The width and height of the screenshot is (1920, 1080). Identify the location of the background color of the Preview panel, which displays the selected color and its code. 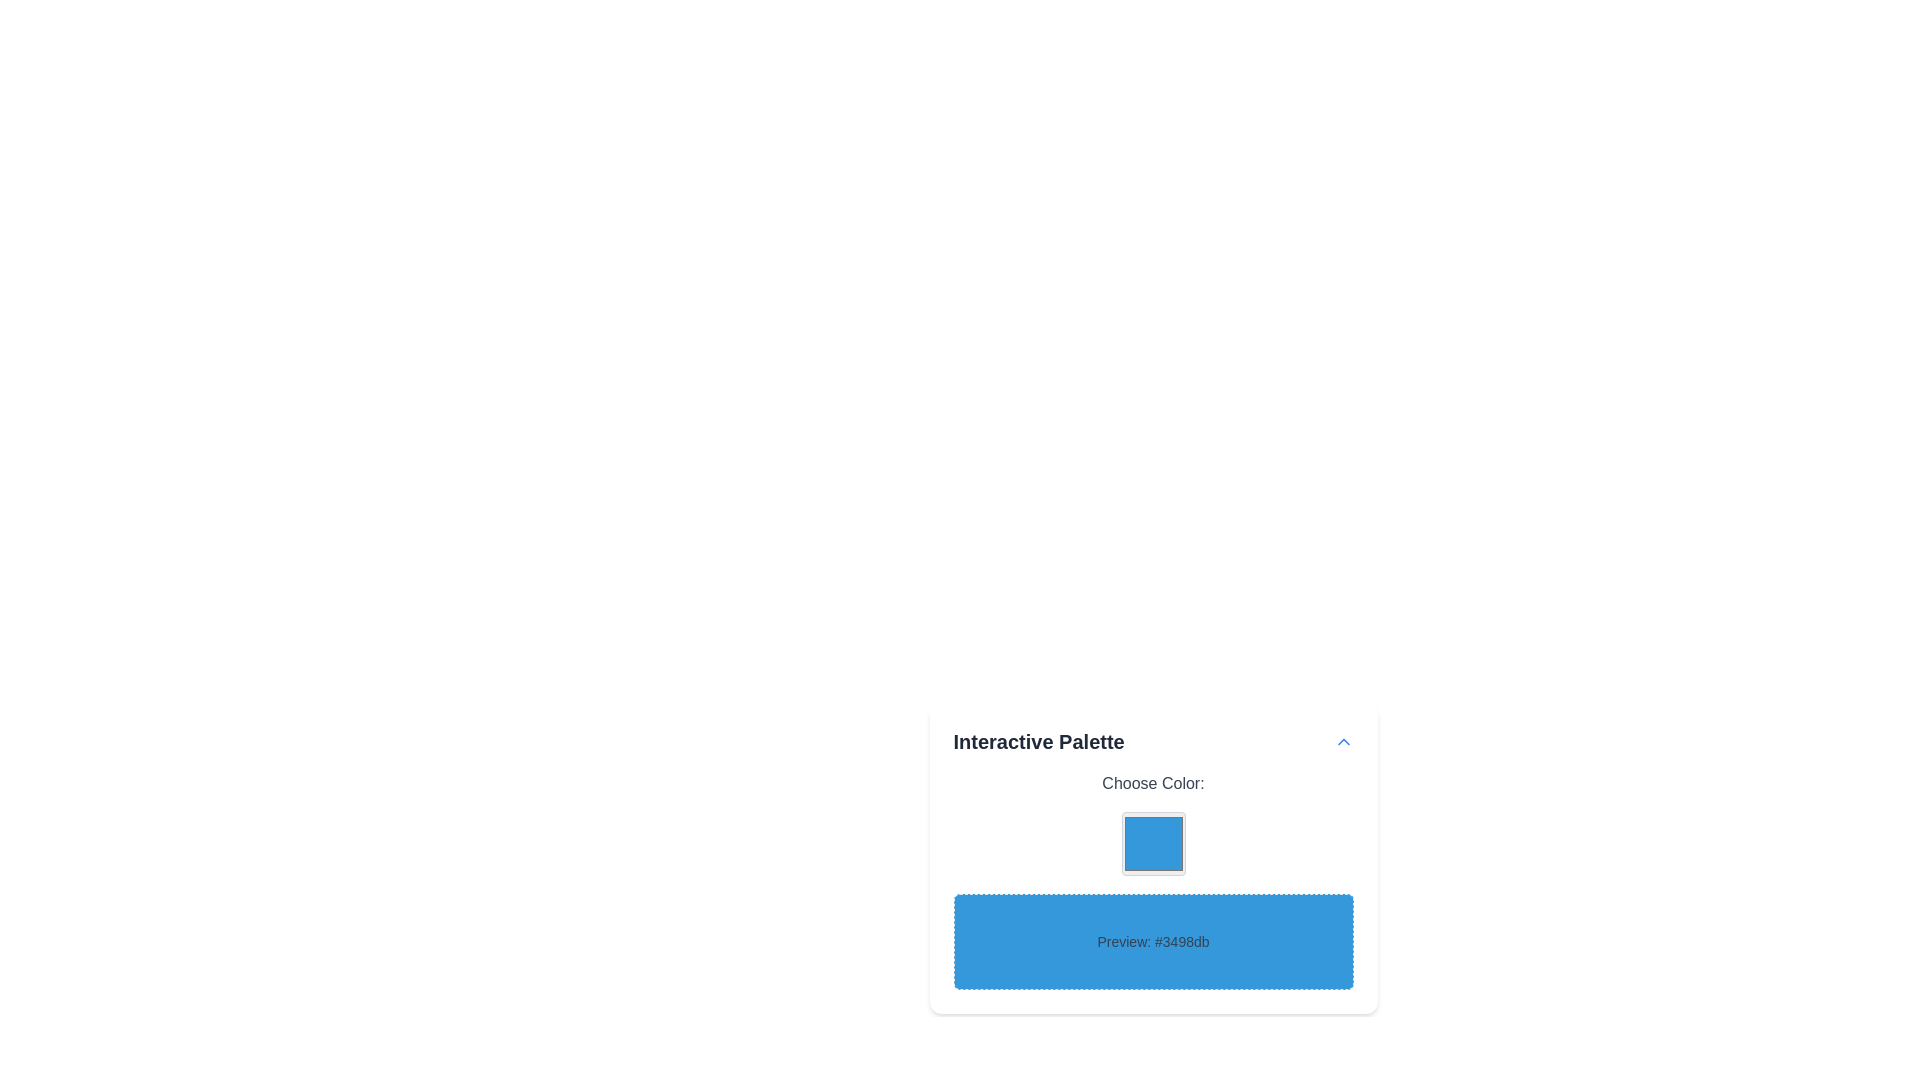
(1153, 858).